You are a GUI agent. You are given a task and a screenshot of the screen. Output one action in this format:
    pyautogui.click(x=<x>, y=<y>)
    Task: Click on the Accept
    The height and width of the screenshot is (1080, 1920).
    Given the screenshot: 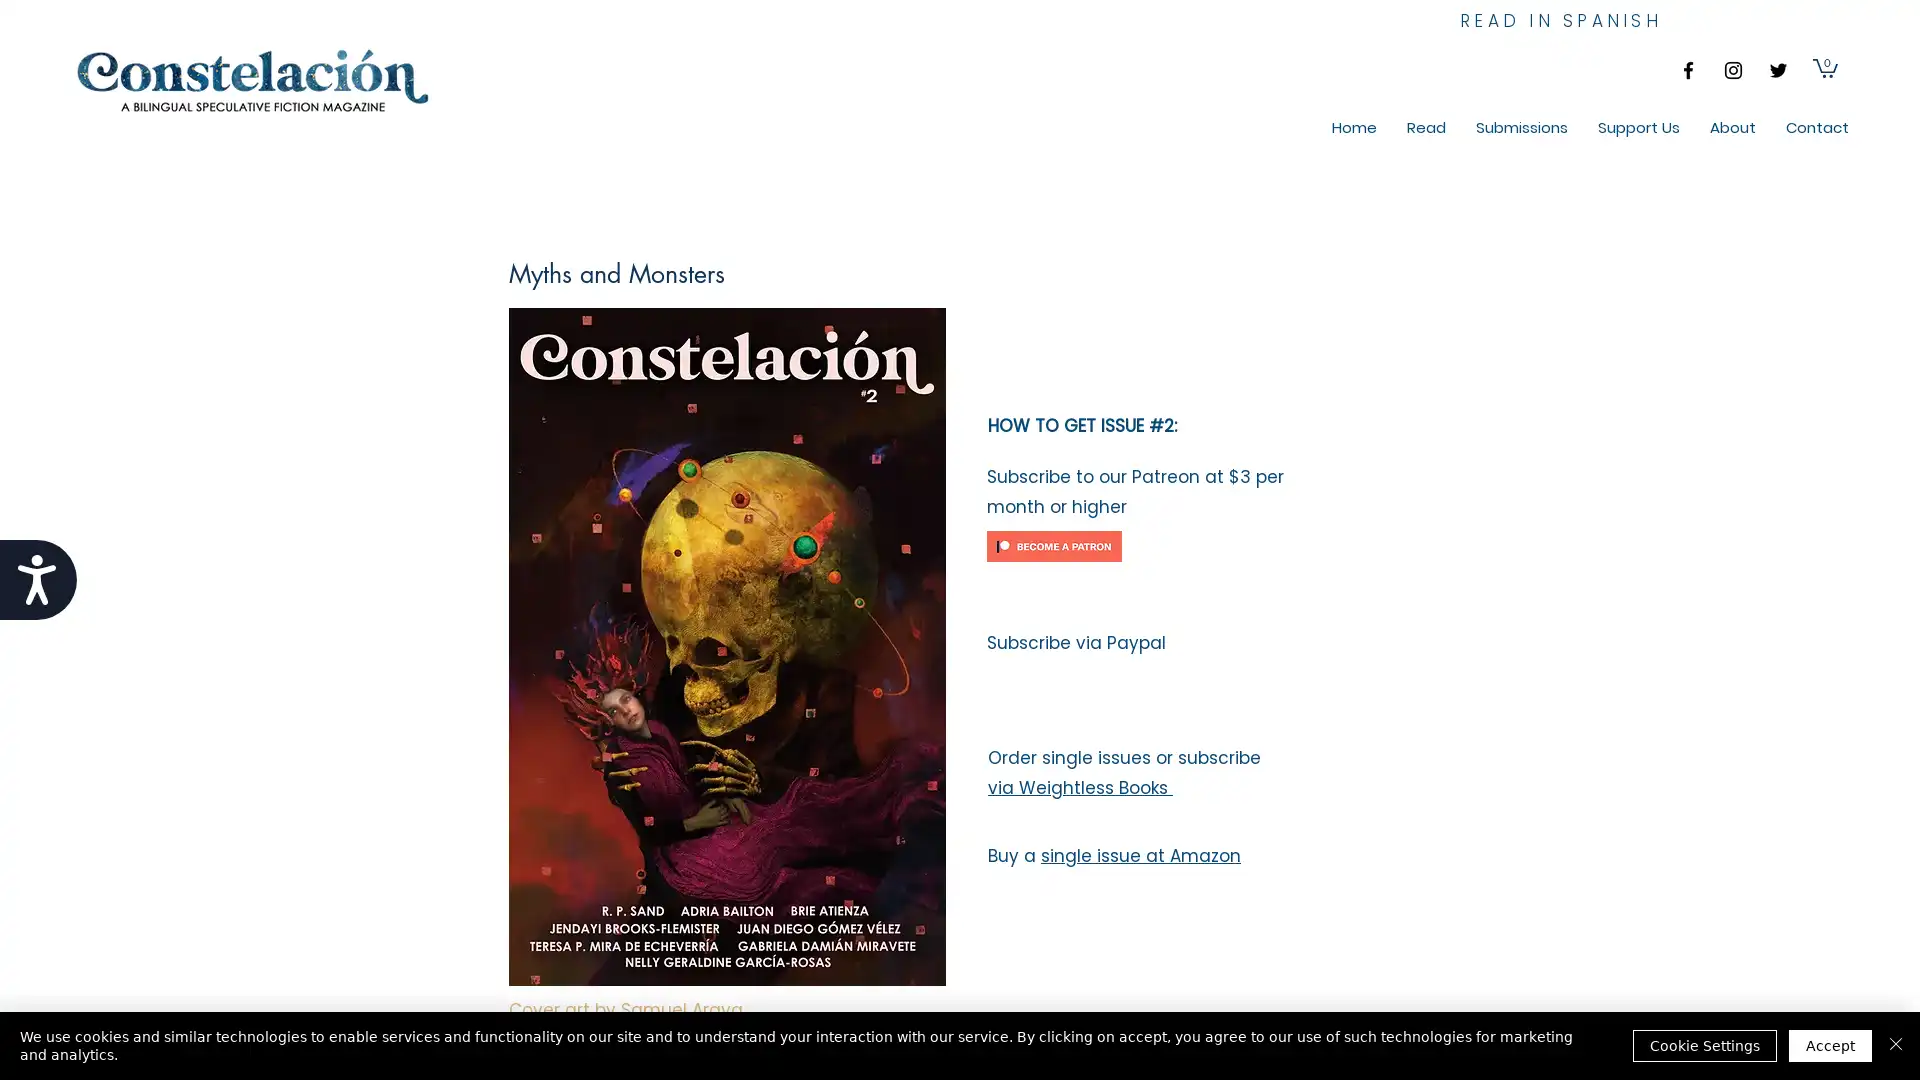 What is the action you would take?
    pyautogui.click(x=1830, y=1044)
    